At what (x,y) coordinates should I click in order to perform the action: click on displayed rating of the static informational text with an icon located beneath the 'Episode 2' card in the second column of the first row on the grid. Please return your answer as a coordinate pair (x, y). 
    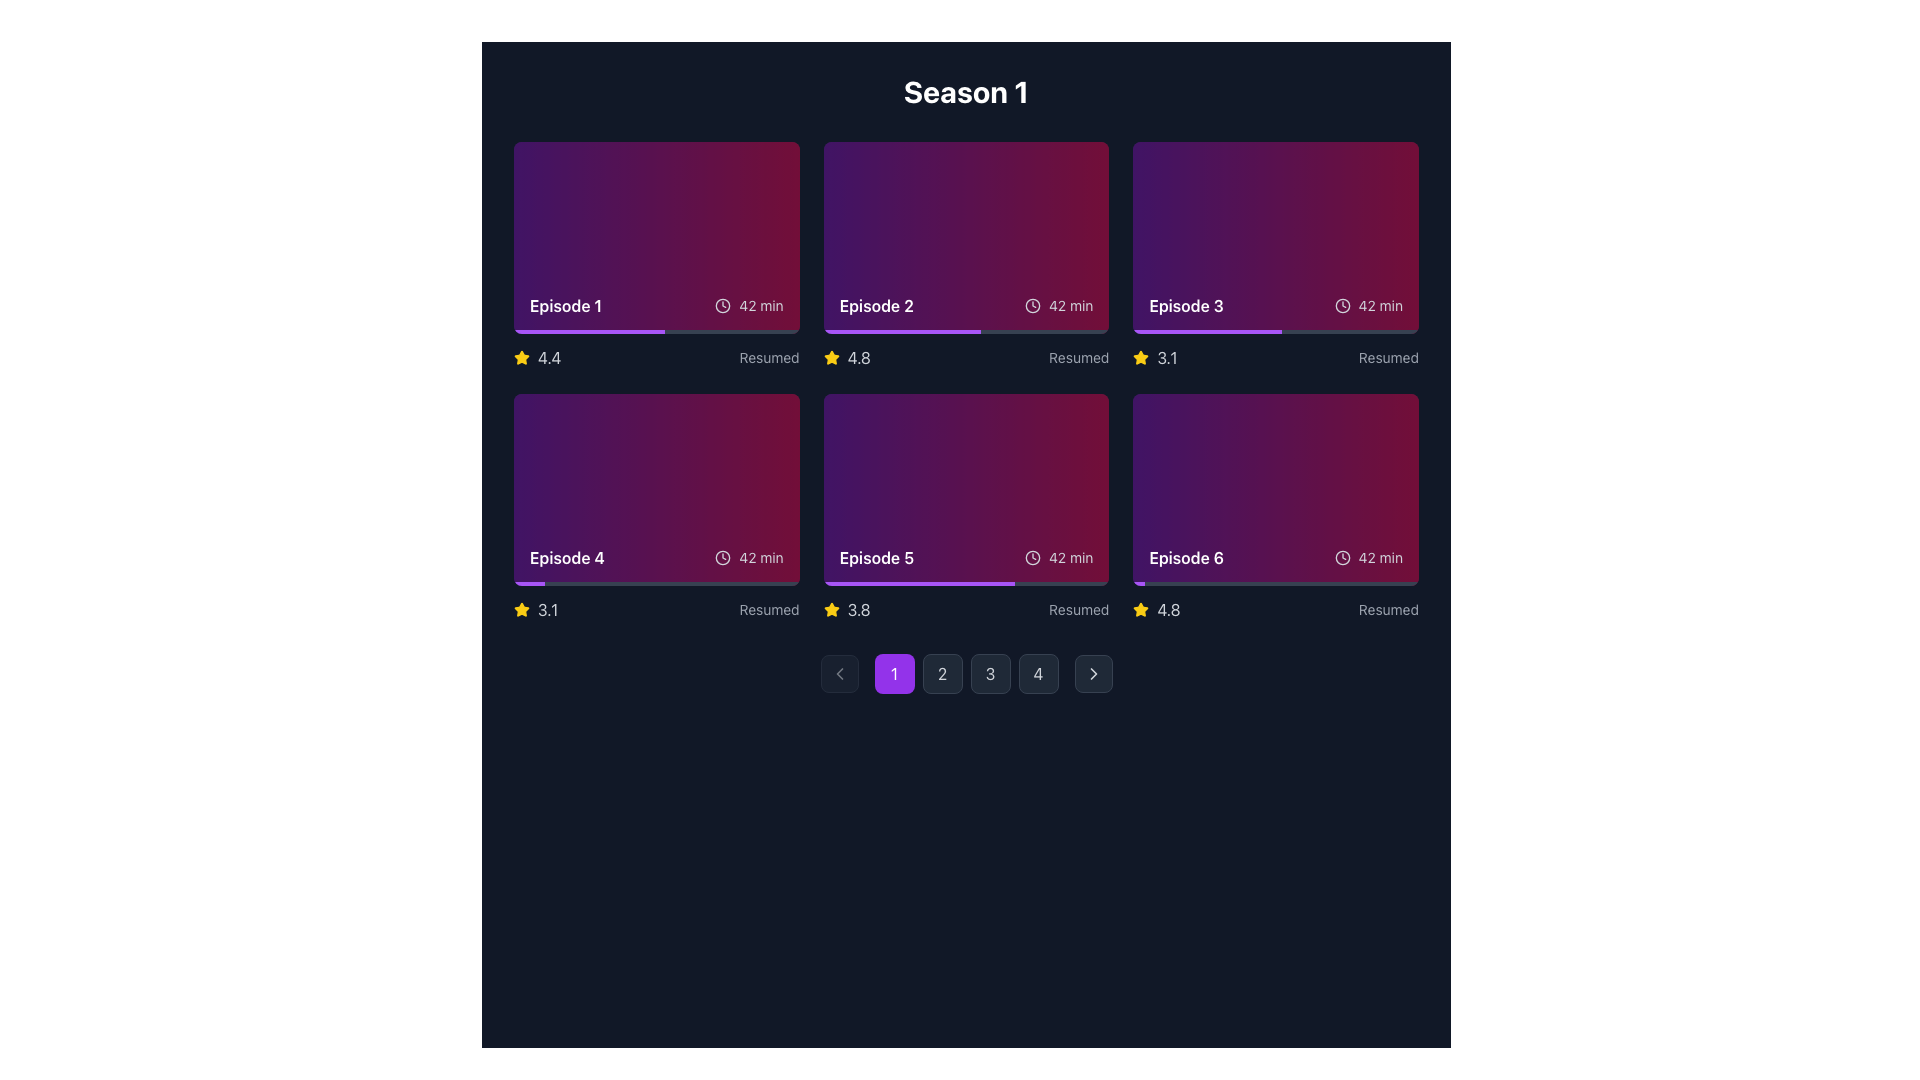
    Looking at the image, I should click on (966, 357).